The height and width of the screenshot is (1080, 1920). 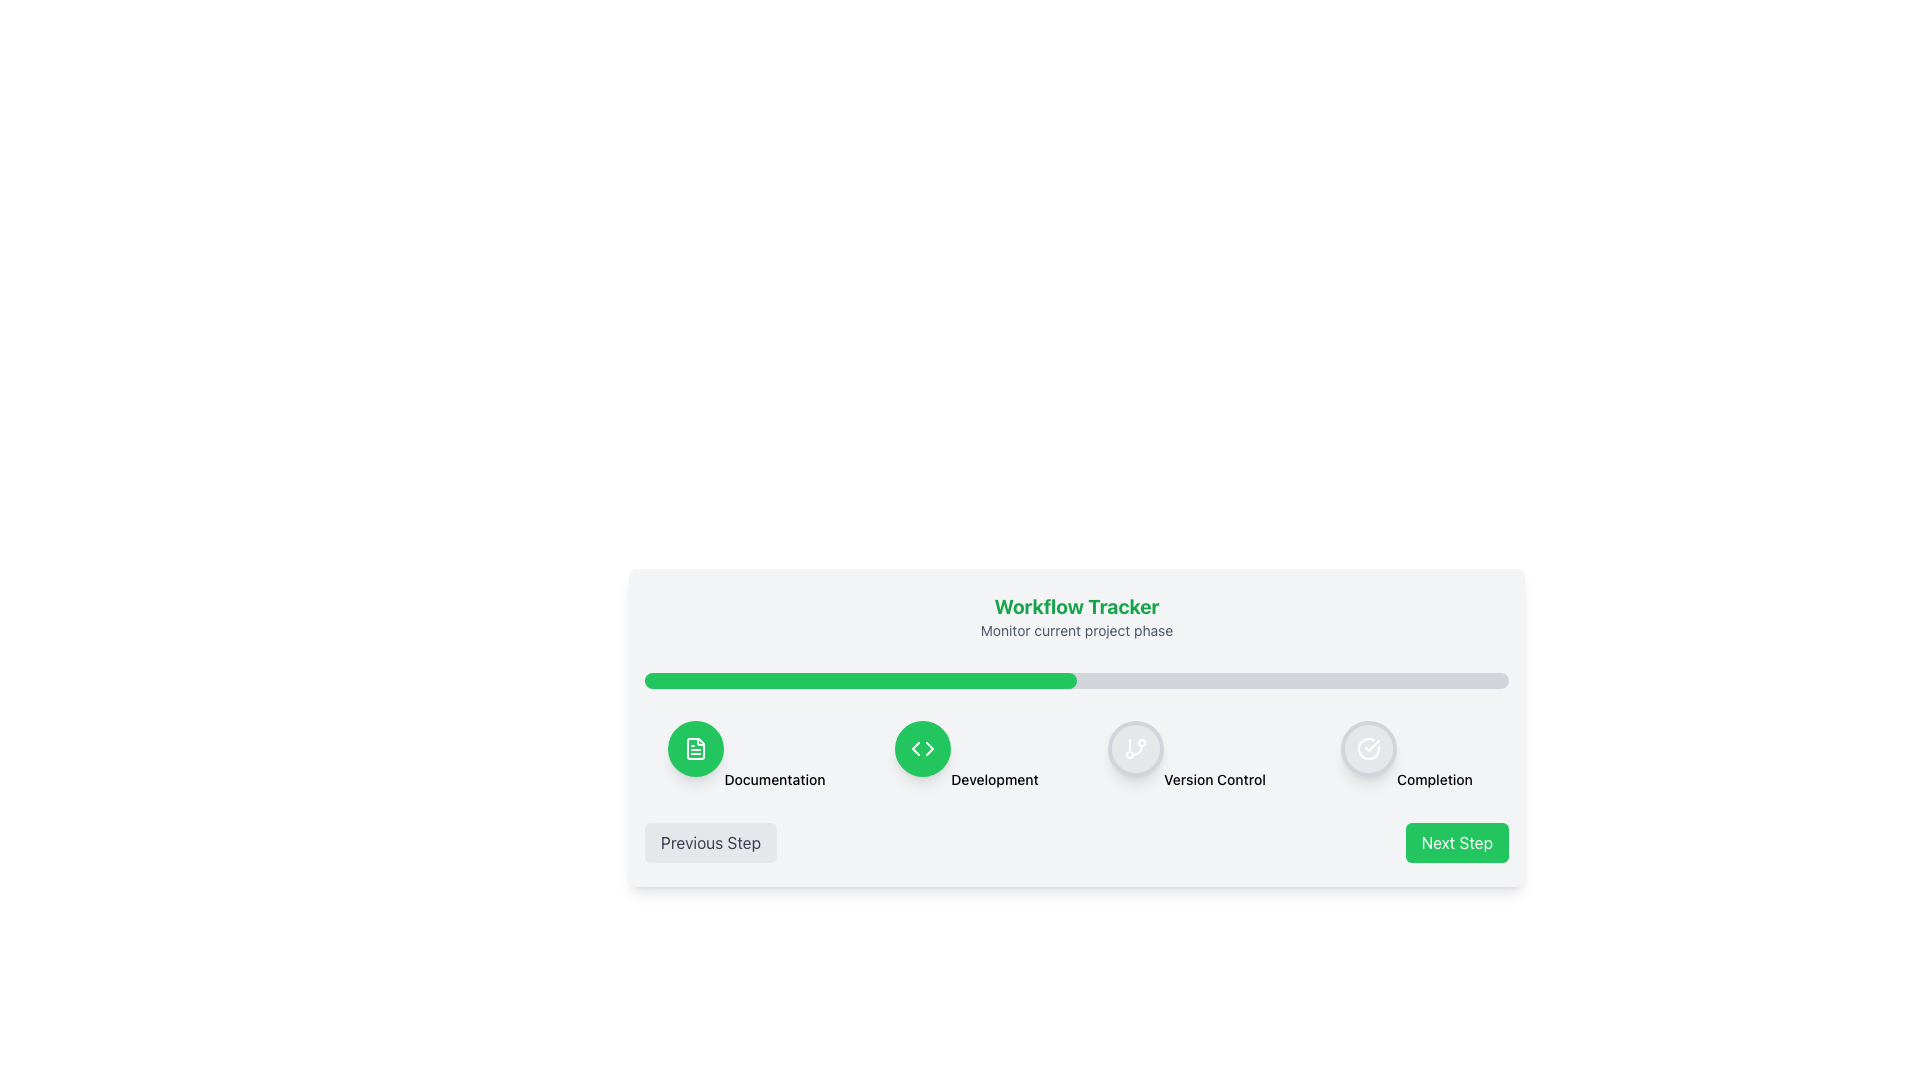 What do you see at coordinates (1213, 778) in the screenshot?
I see `the text label displaying 'Version Control' located below the circular icon representing a branching structure in the interface` at bounding box center [1213, 778].